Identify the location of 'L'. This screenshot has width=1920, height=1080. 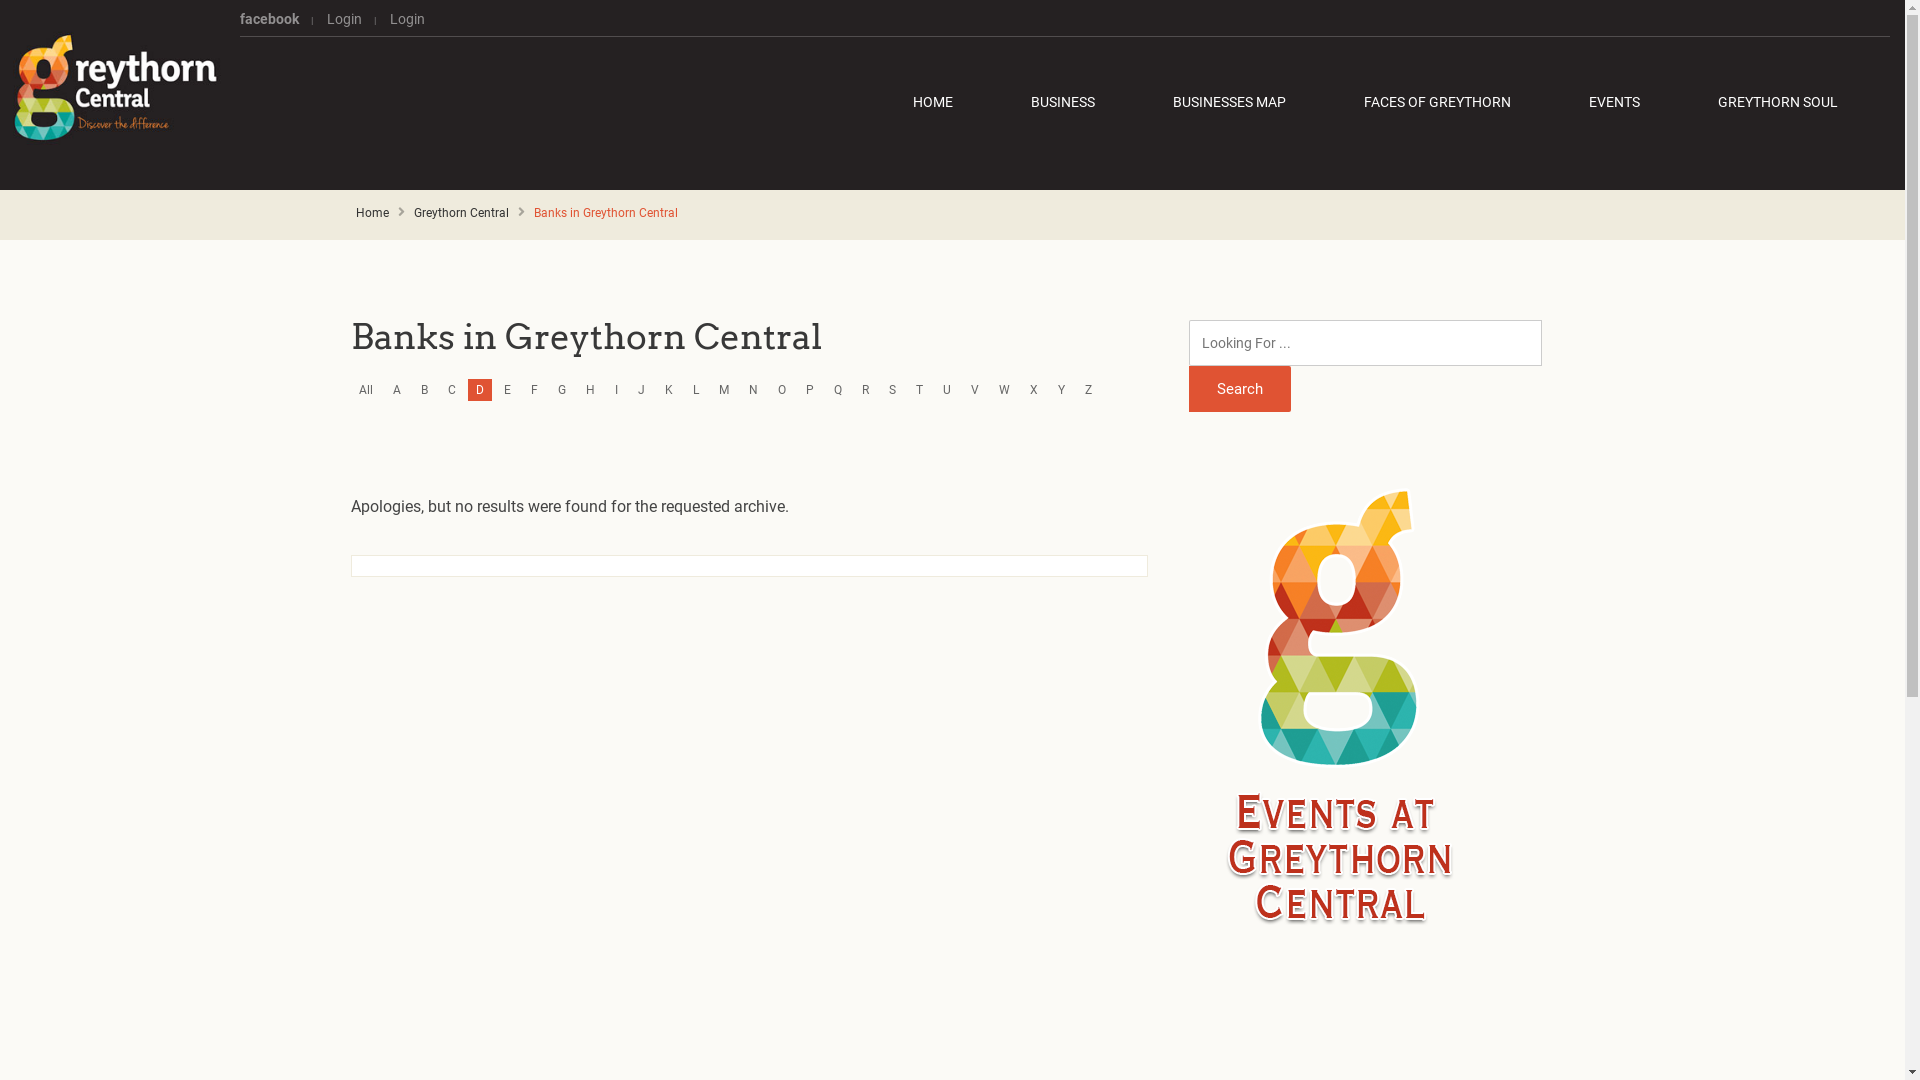
(696, 389).